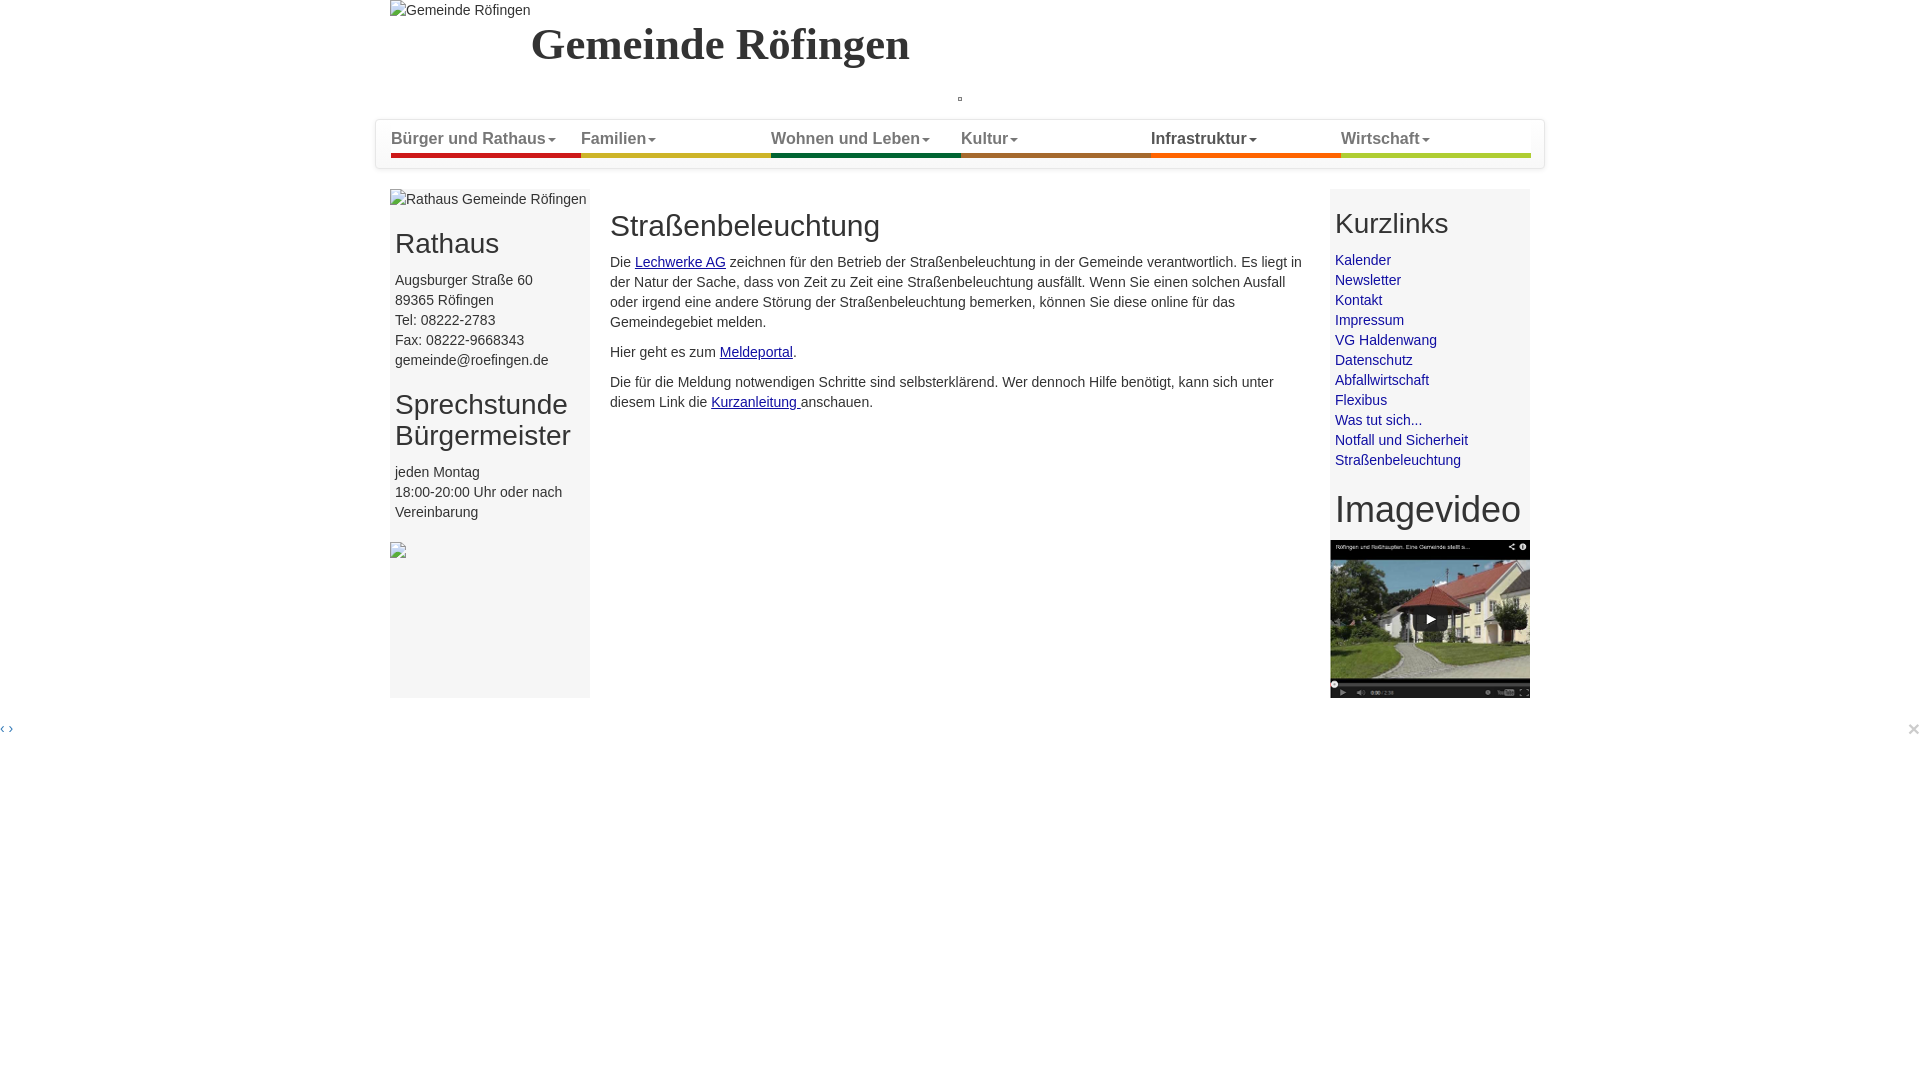 Image resolution: width=1920 pixels, height=1080 pixels. I want to click on 'Lechwerke AG', so click(680, 261).